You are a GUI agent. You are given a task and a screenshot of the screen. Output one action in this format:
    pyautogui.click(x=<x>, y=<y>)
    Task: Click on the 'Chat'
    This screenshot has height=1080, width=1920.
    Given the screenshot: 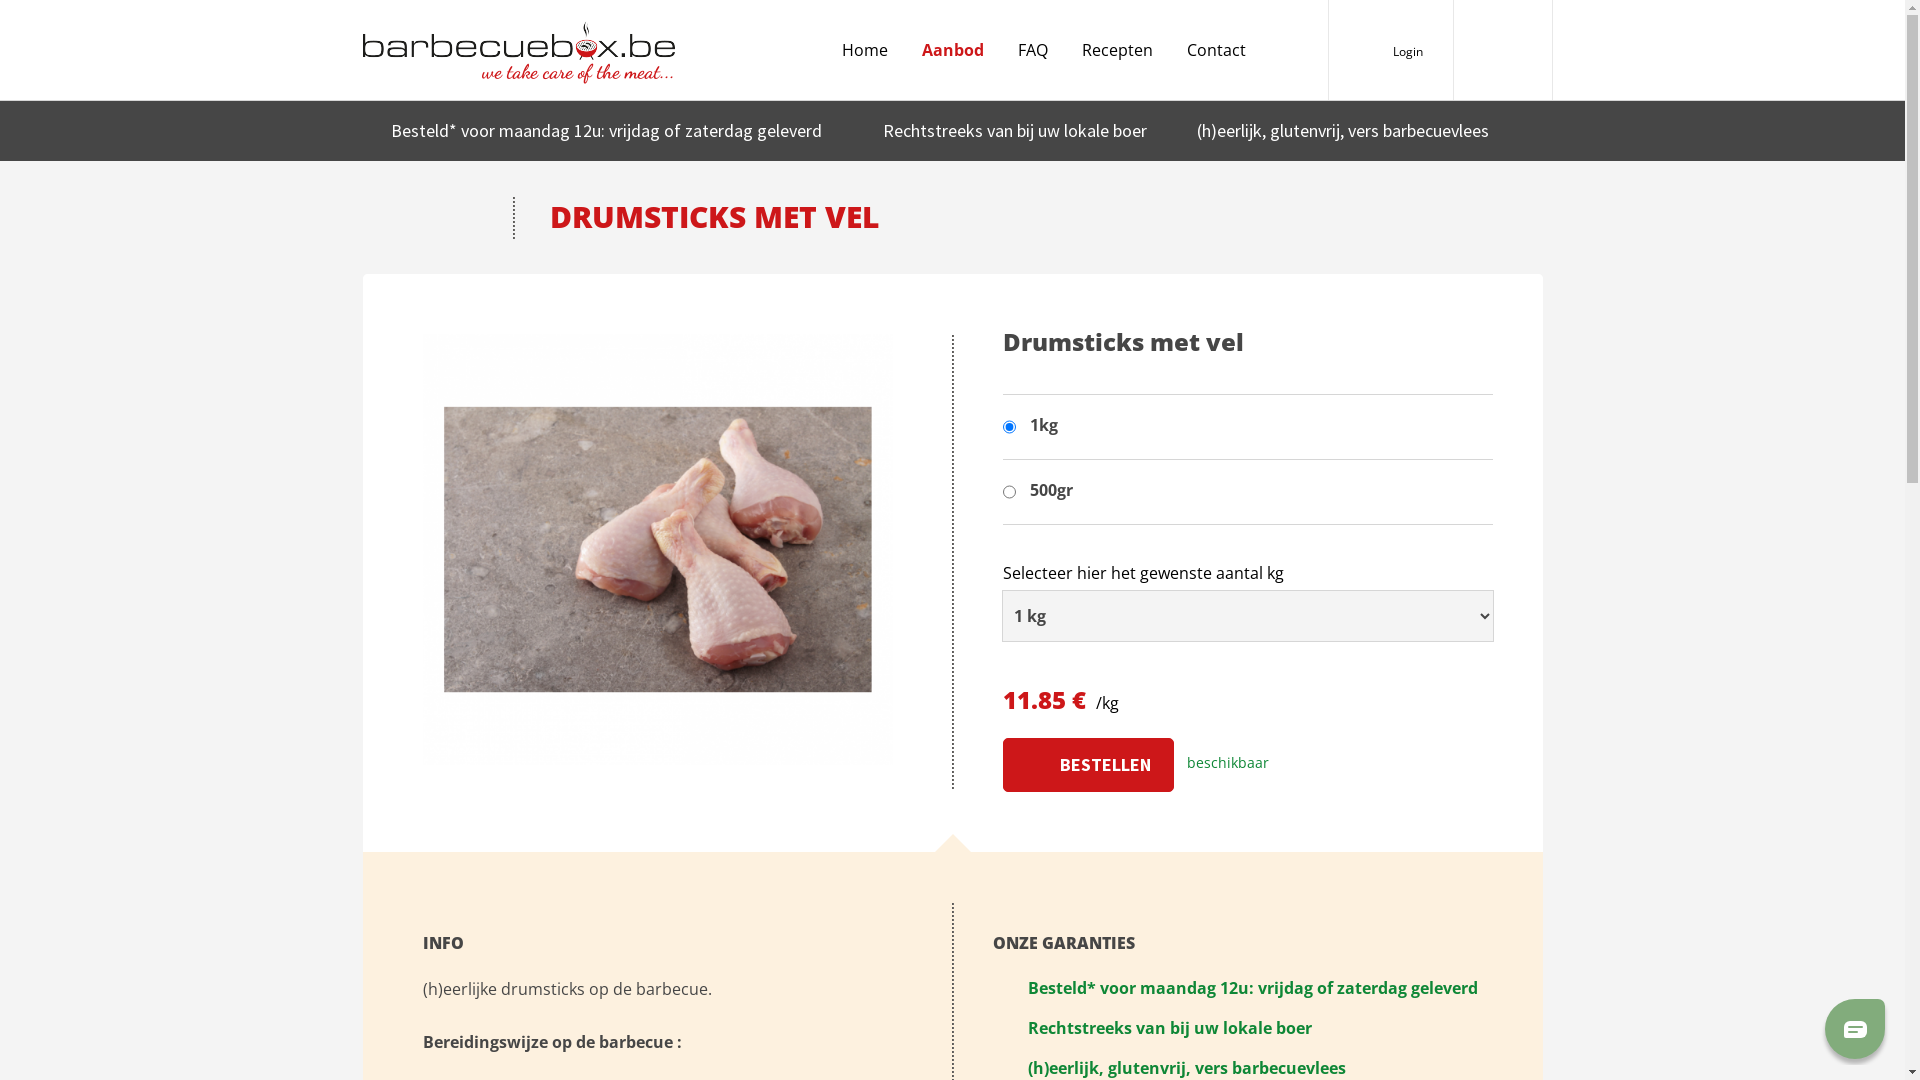 What is the action you would take?
    pyautogui.click(x=1853, y=1027)
    